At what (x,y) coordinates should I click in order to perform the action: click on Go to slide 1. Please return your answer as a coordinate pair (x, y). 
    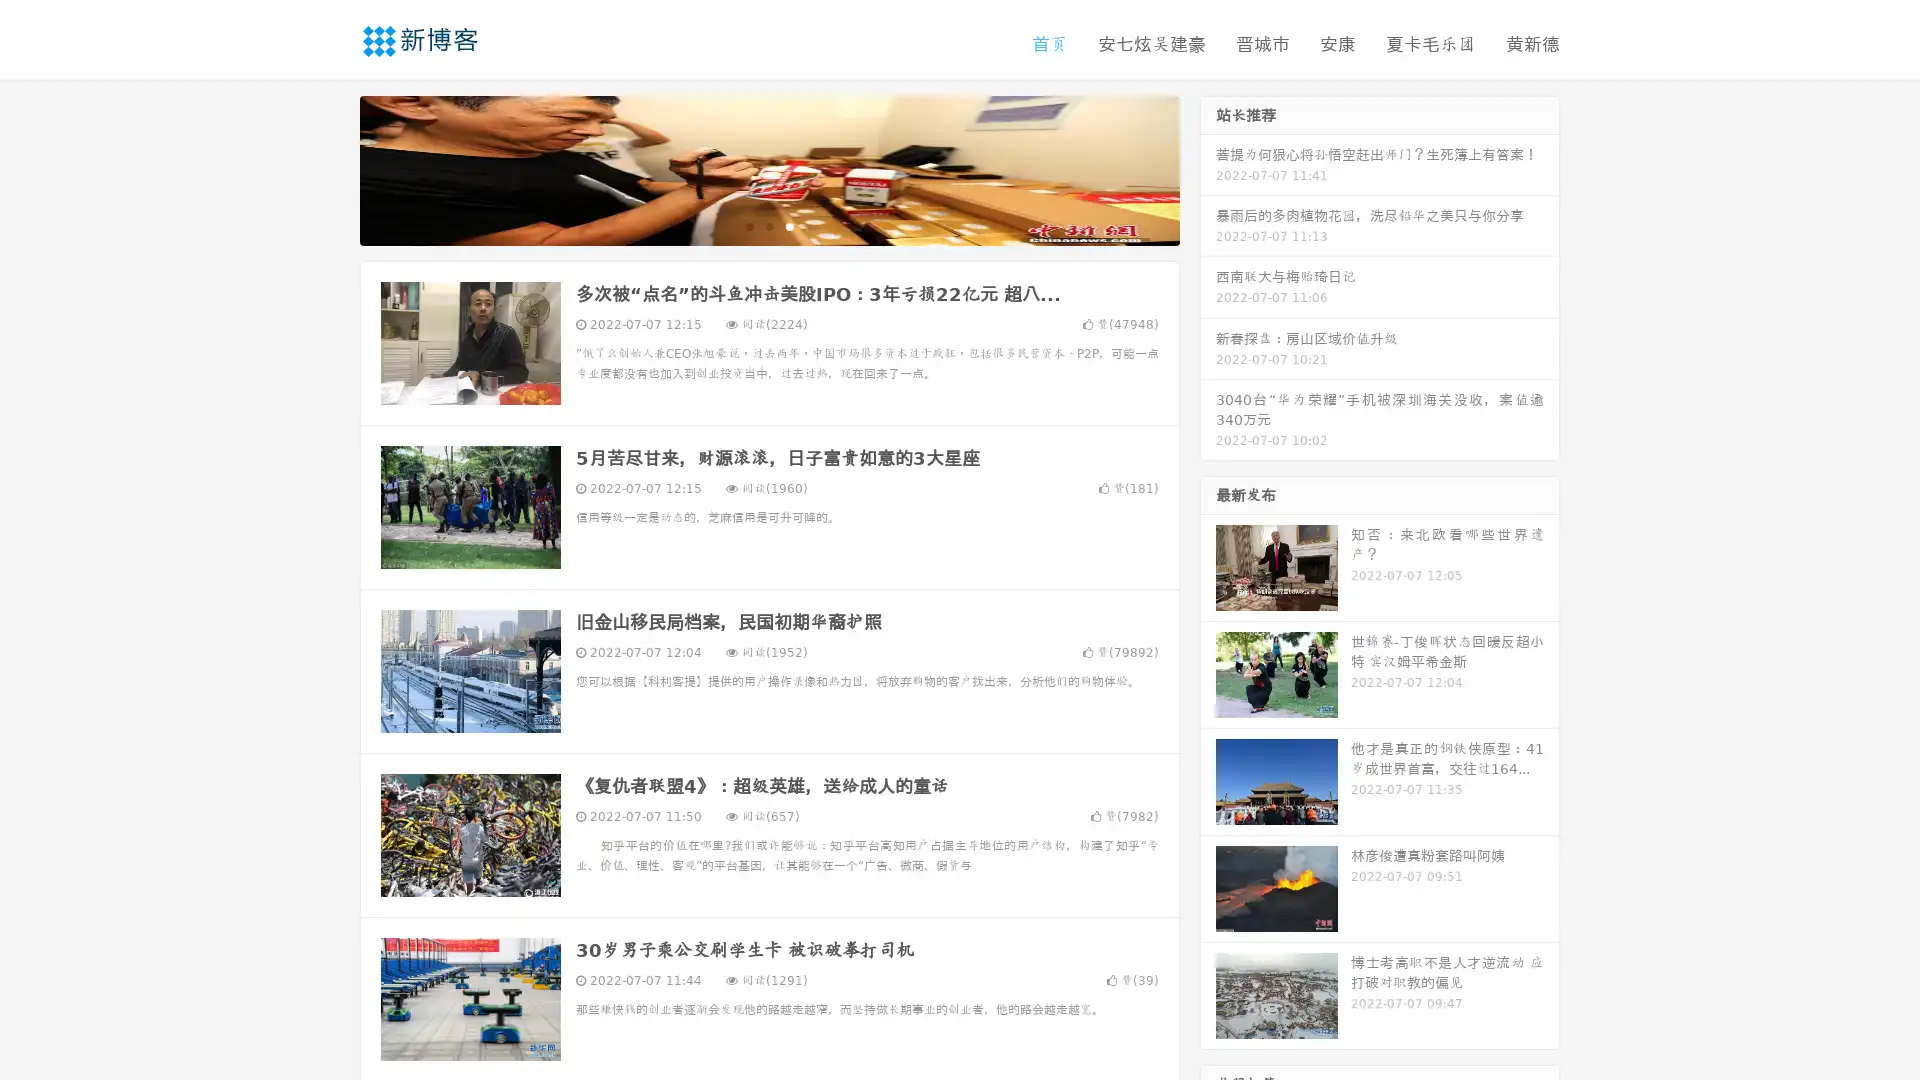
    Looking at the image, I should click on (748, 225).